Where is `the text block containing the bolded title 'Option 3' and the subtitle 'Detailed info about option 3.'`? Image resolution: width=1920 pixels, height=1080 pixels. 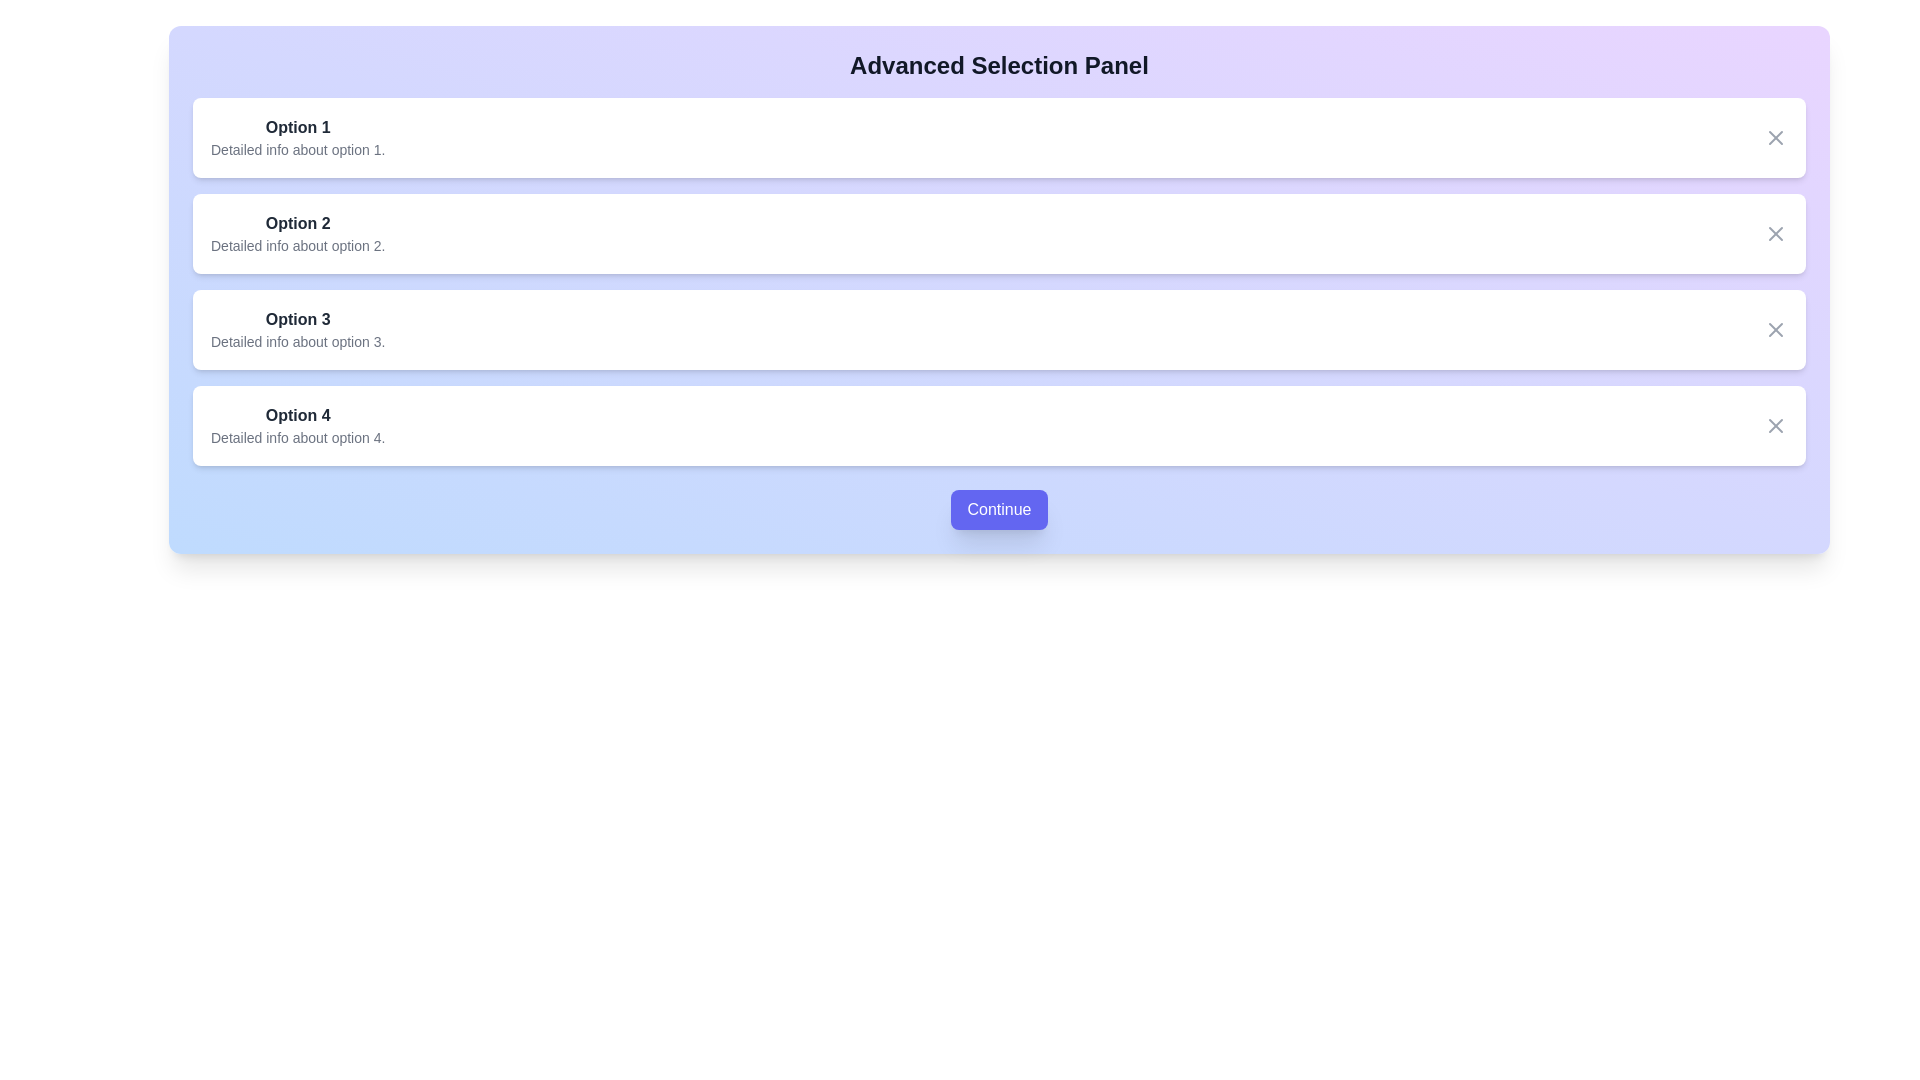 the text block containing the bolded title 'Option 3' and the subtitle 'Detailed info about option 3.' is located at coordinates (297, 329).